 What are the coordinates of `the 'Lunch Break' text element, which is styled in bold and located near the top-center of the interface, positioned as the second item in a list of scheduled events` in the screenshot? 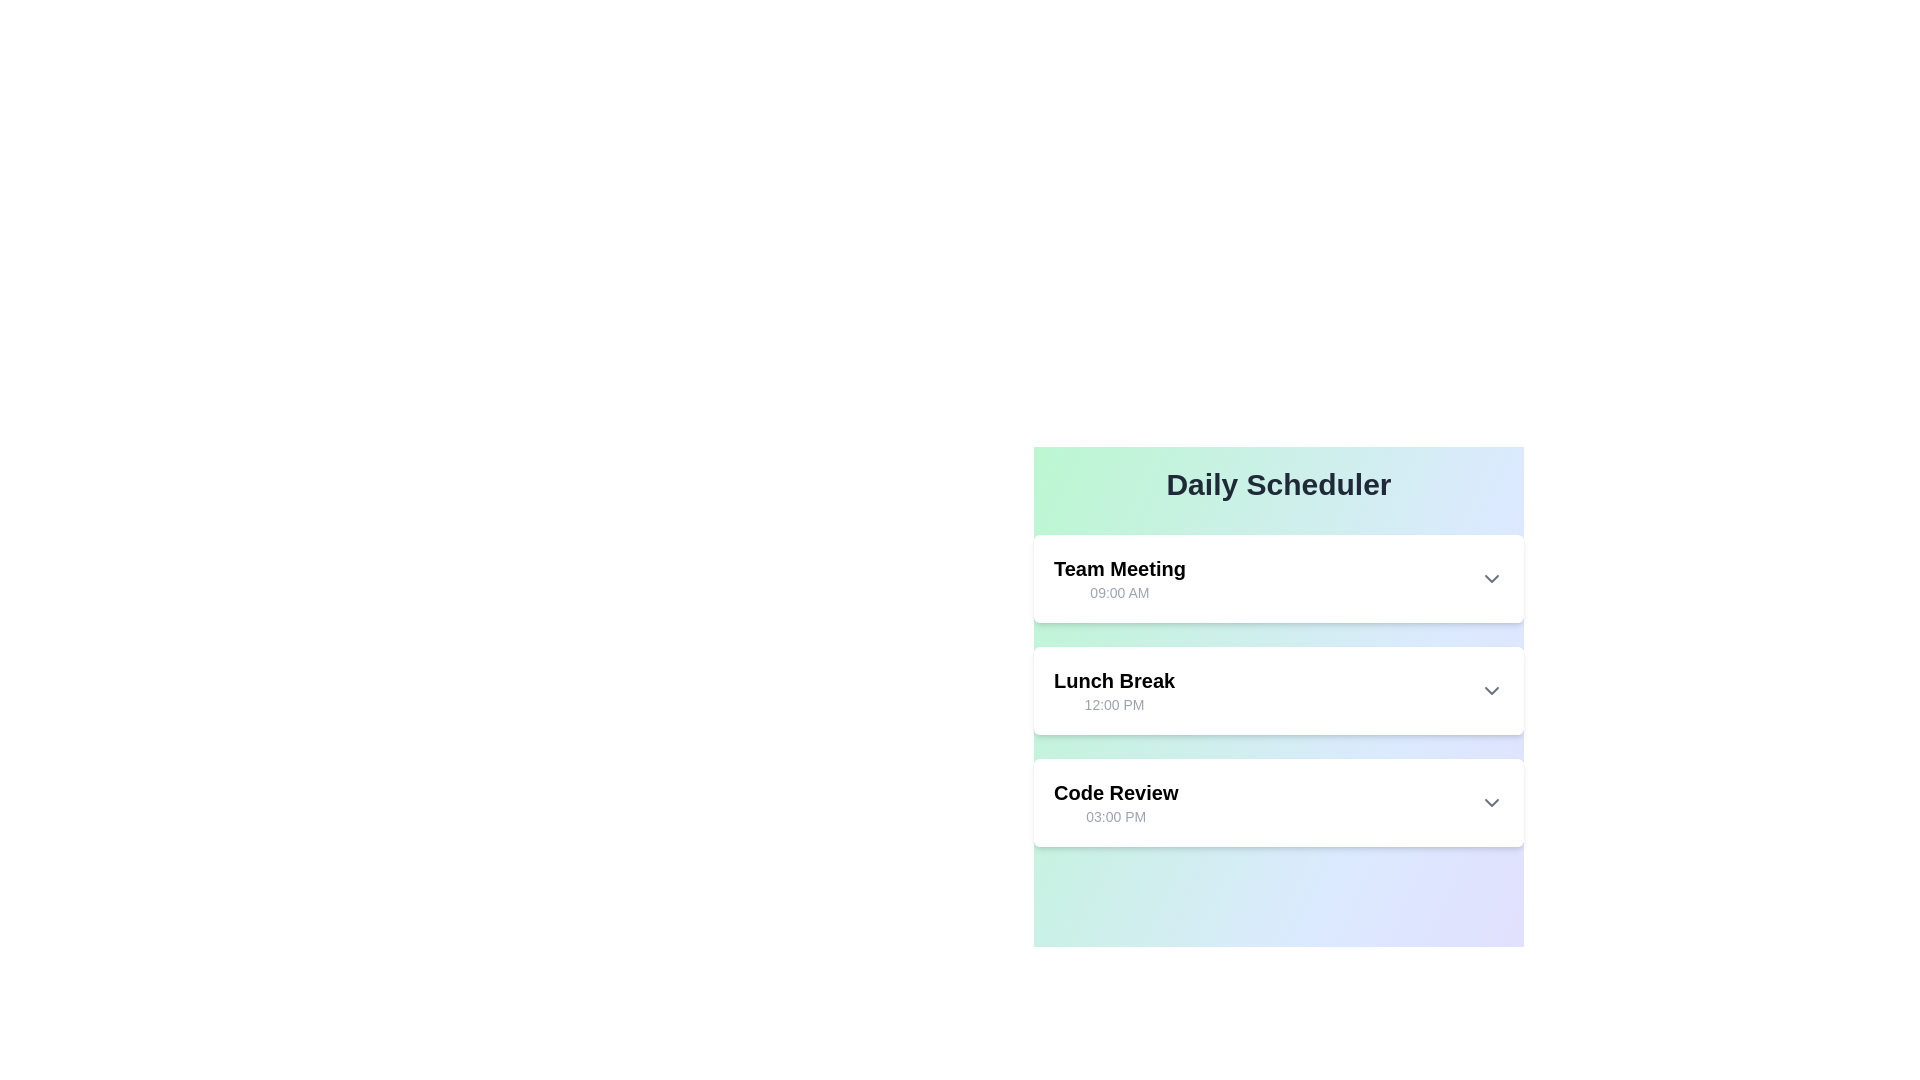 It's located at (1113, 680).